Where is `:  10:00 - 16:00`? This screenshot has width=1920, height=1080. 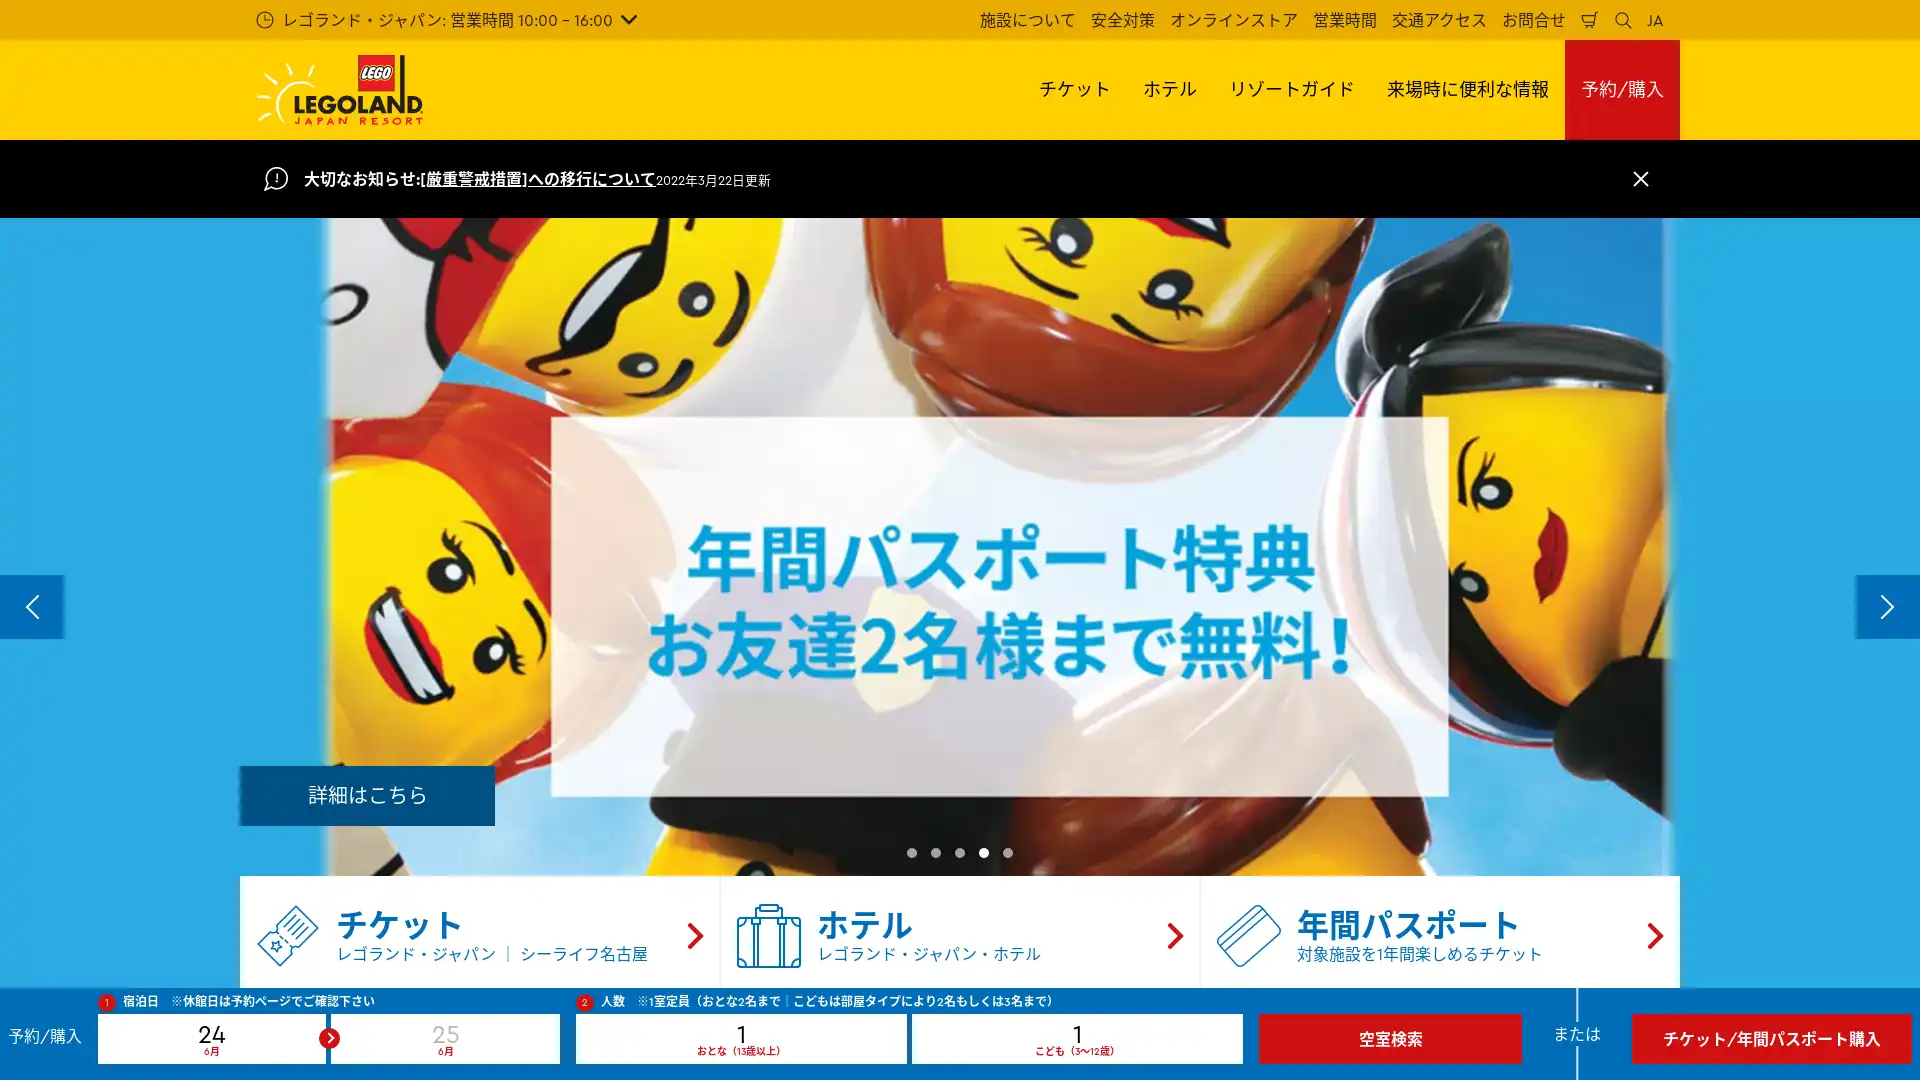
:  10:00 - 16:00 is located at coordinates (445, 19).